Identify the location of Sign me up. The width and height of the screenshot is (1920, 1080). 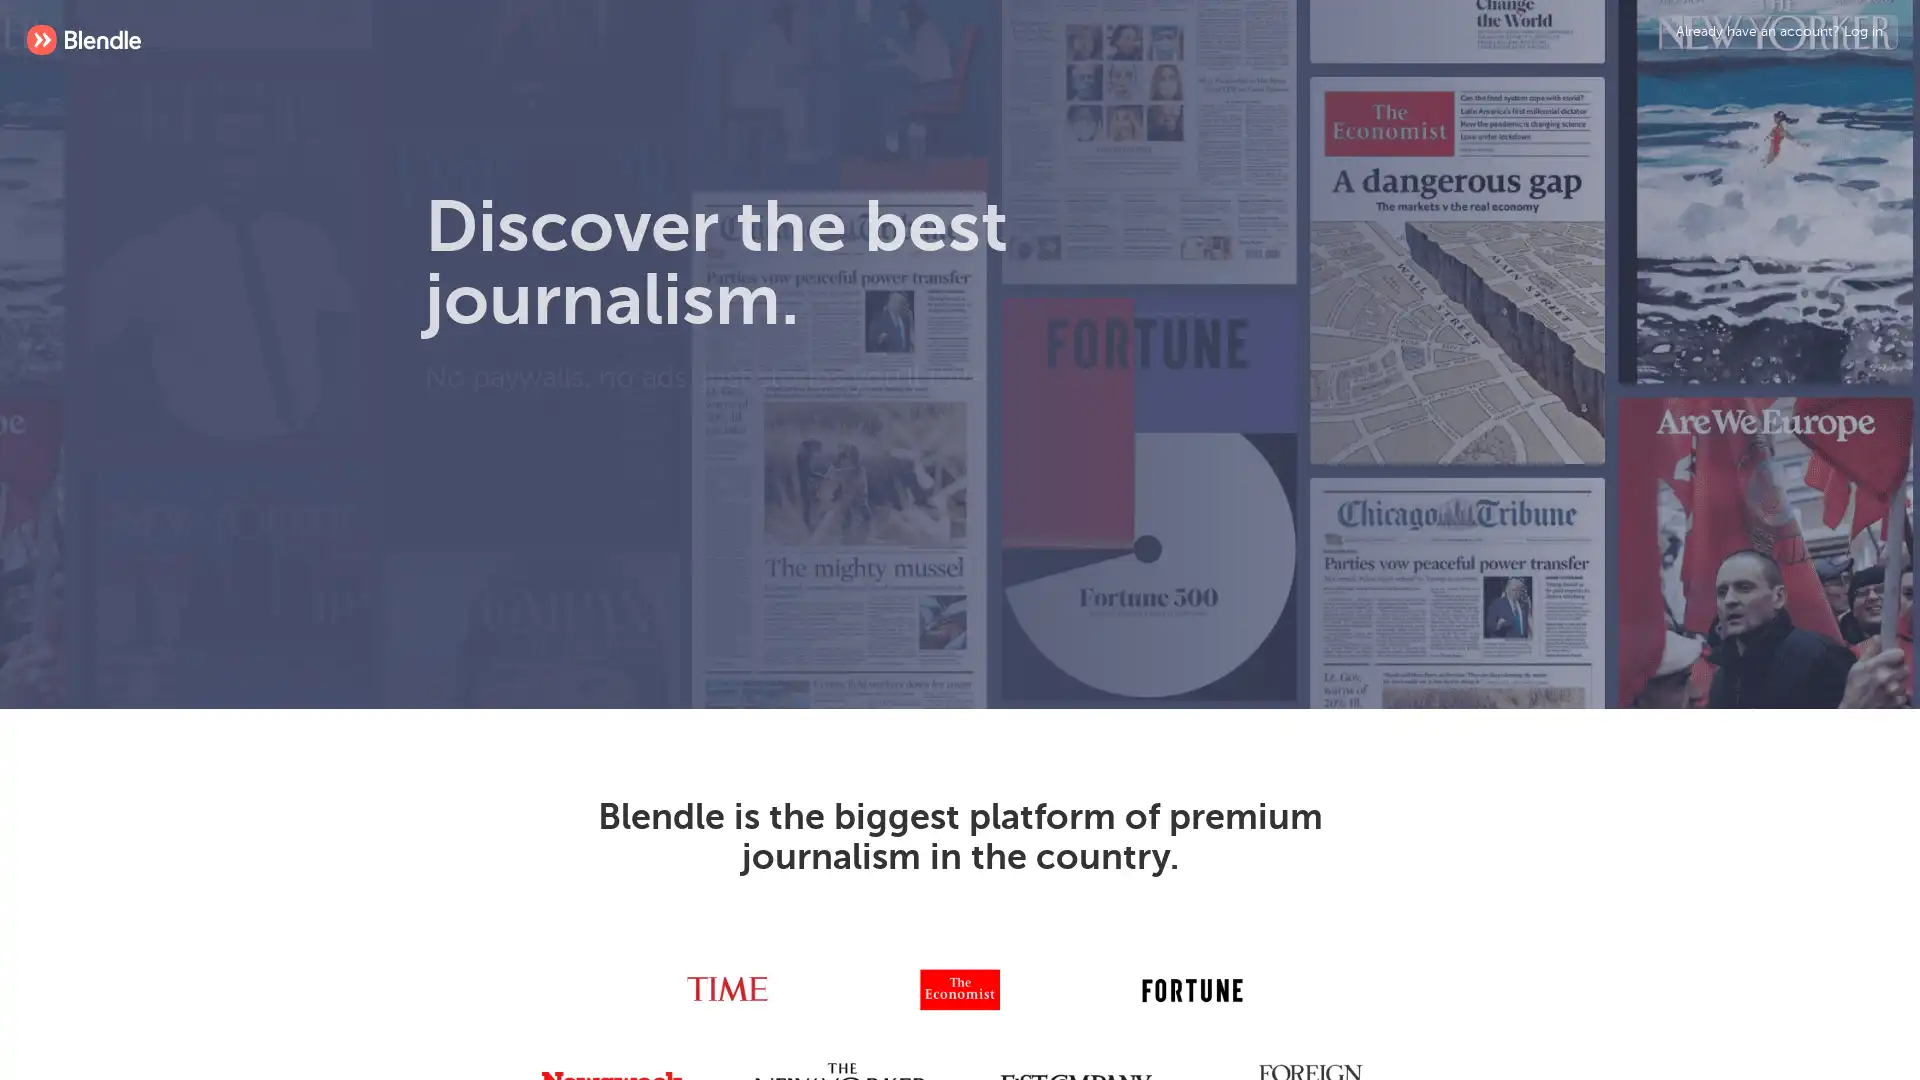
(792, 523).